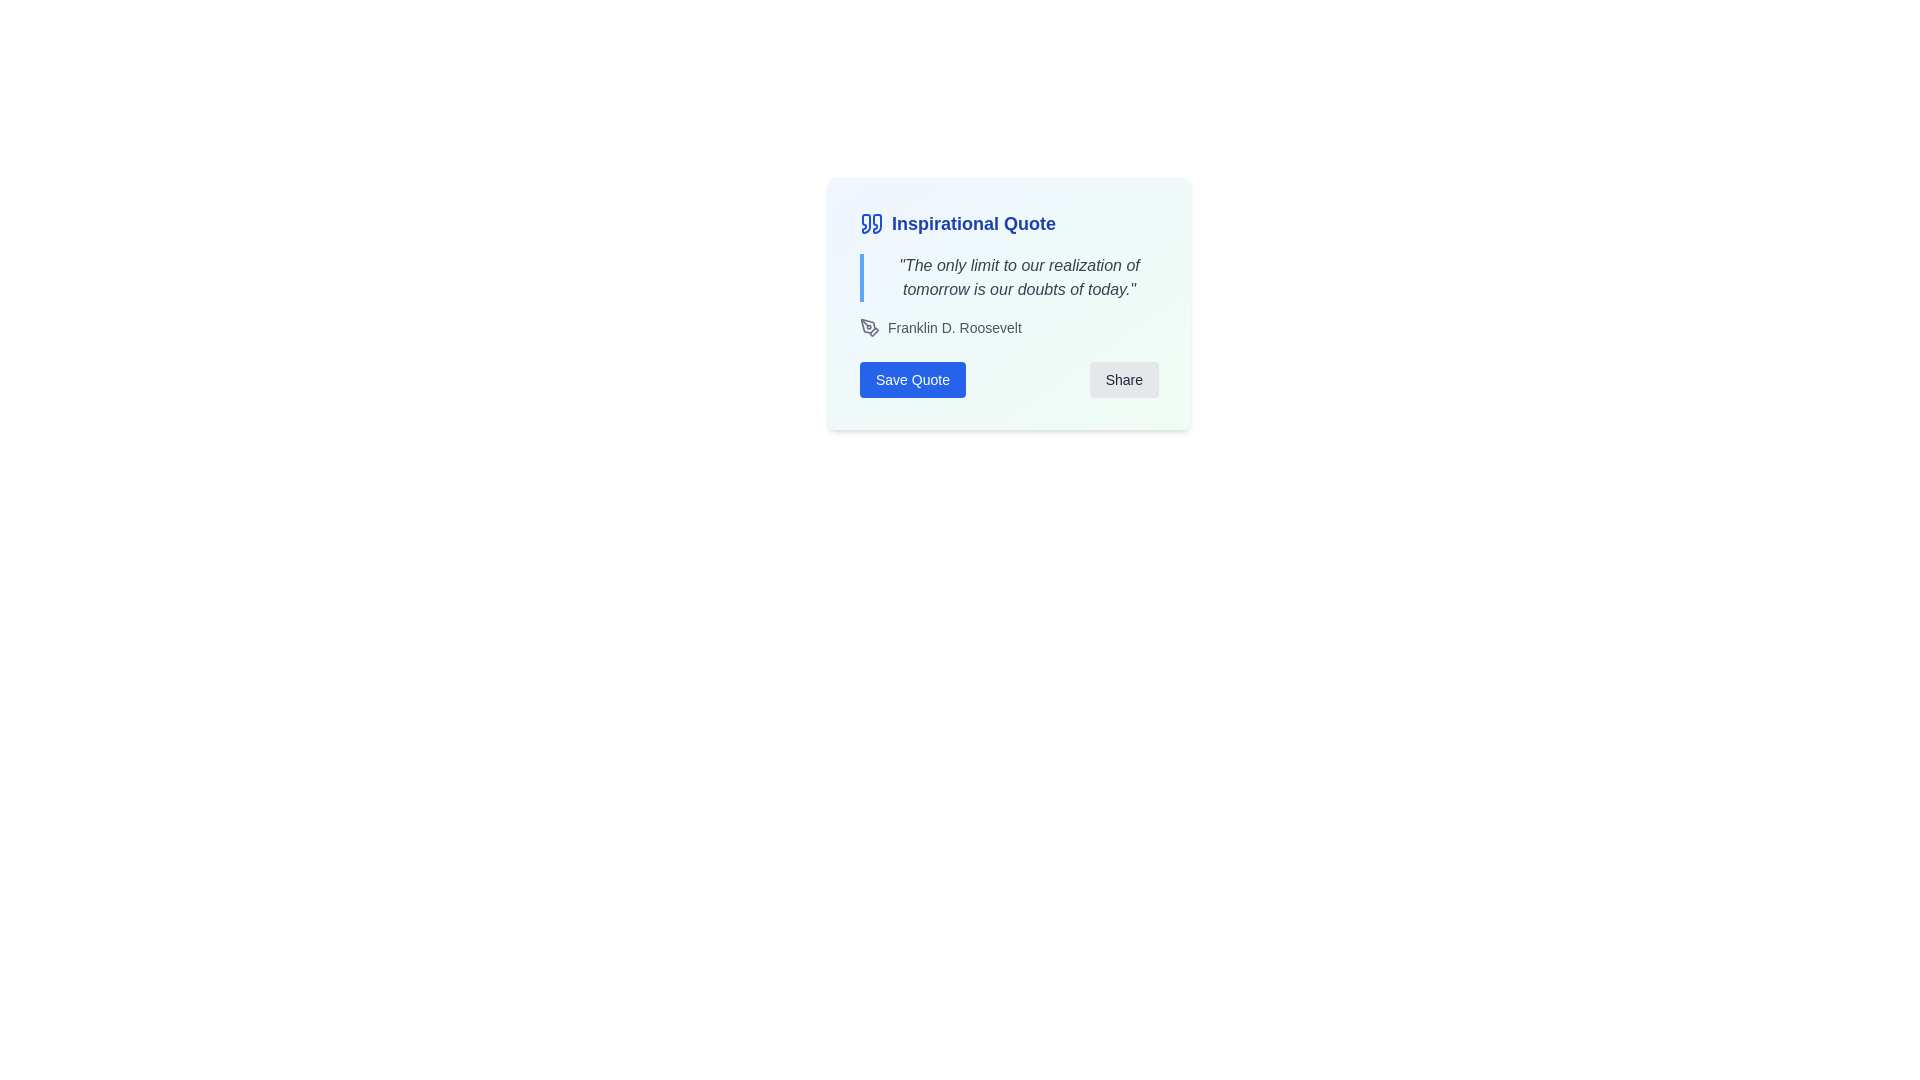  What do you see at coordinates (1009, 277) in the screenshot?
I see `the italic styled text display containing the quote 'The only limit to our realization of tomorrow is our doubts of today.'` at bounding box center [1009, 277].